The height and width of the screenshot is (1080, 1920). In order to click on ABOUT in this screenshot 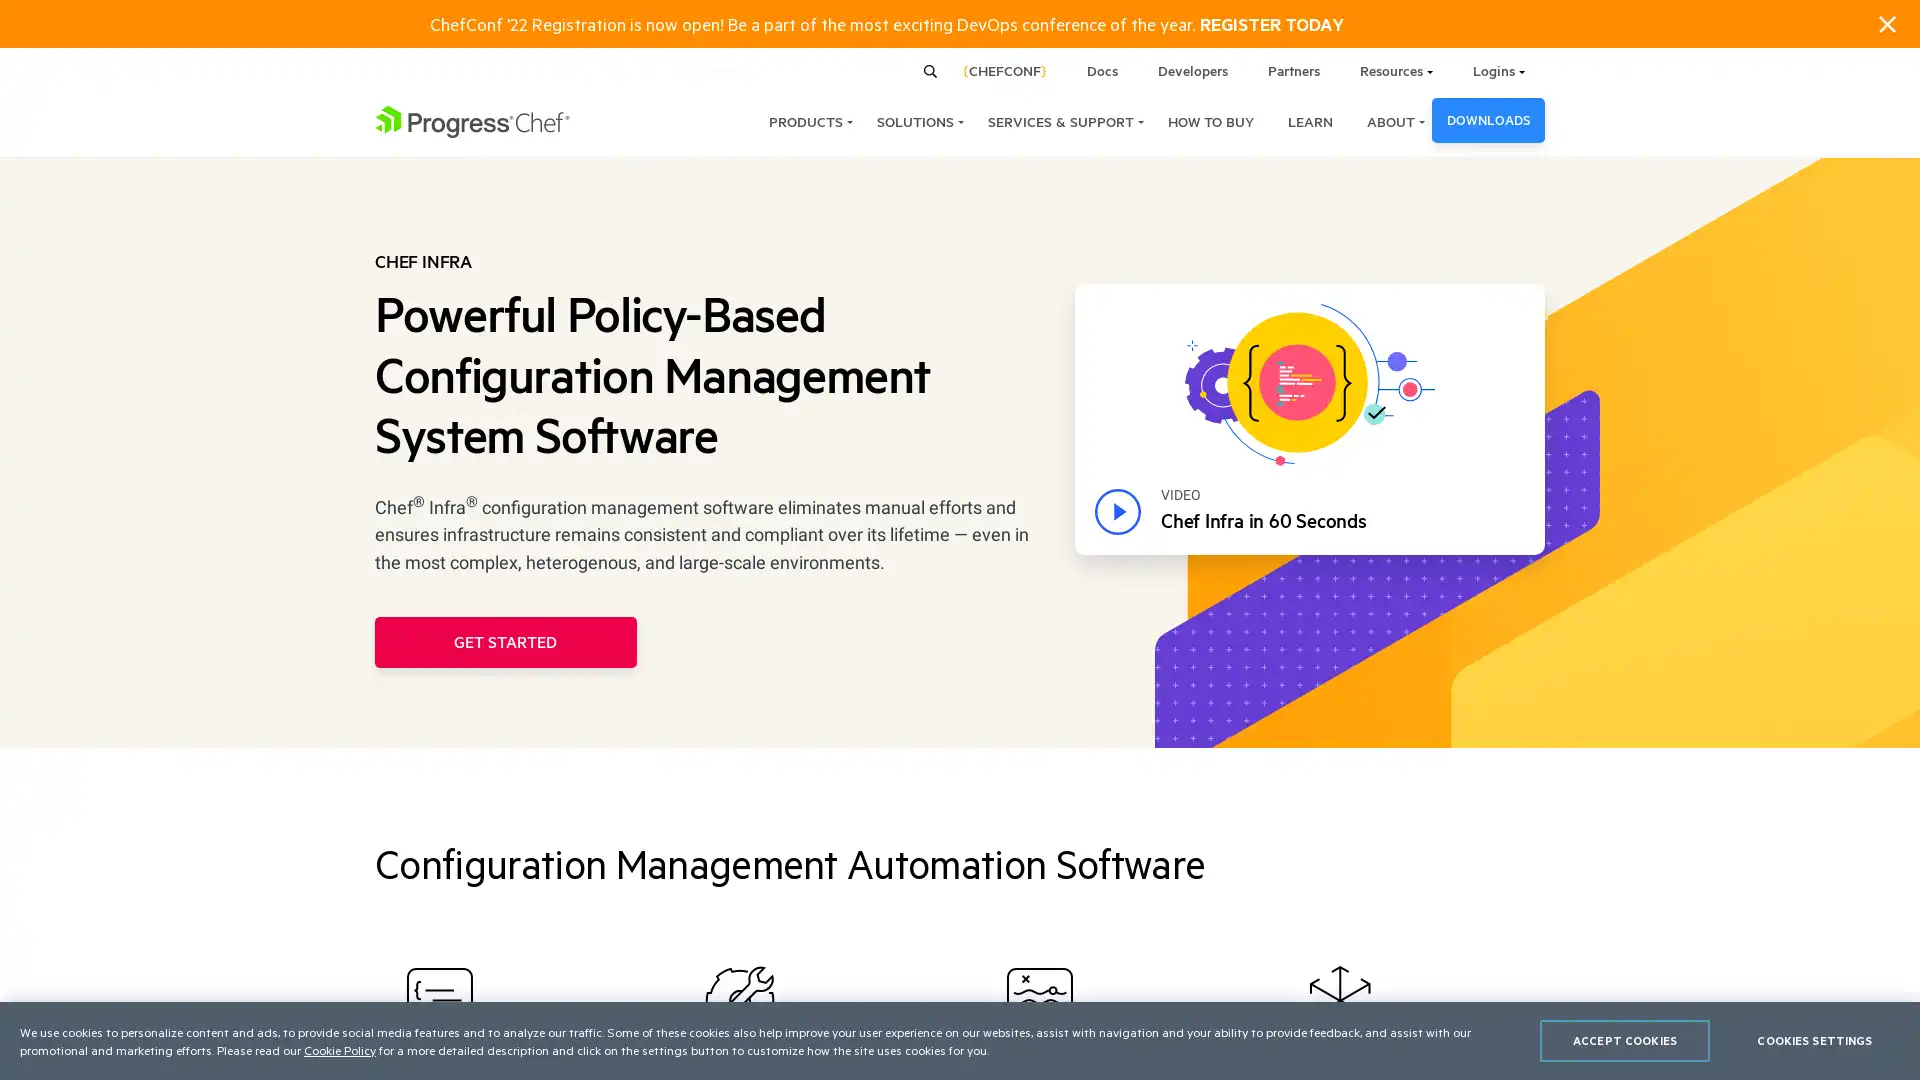, I will do `click(1345, 122)`.